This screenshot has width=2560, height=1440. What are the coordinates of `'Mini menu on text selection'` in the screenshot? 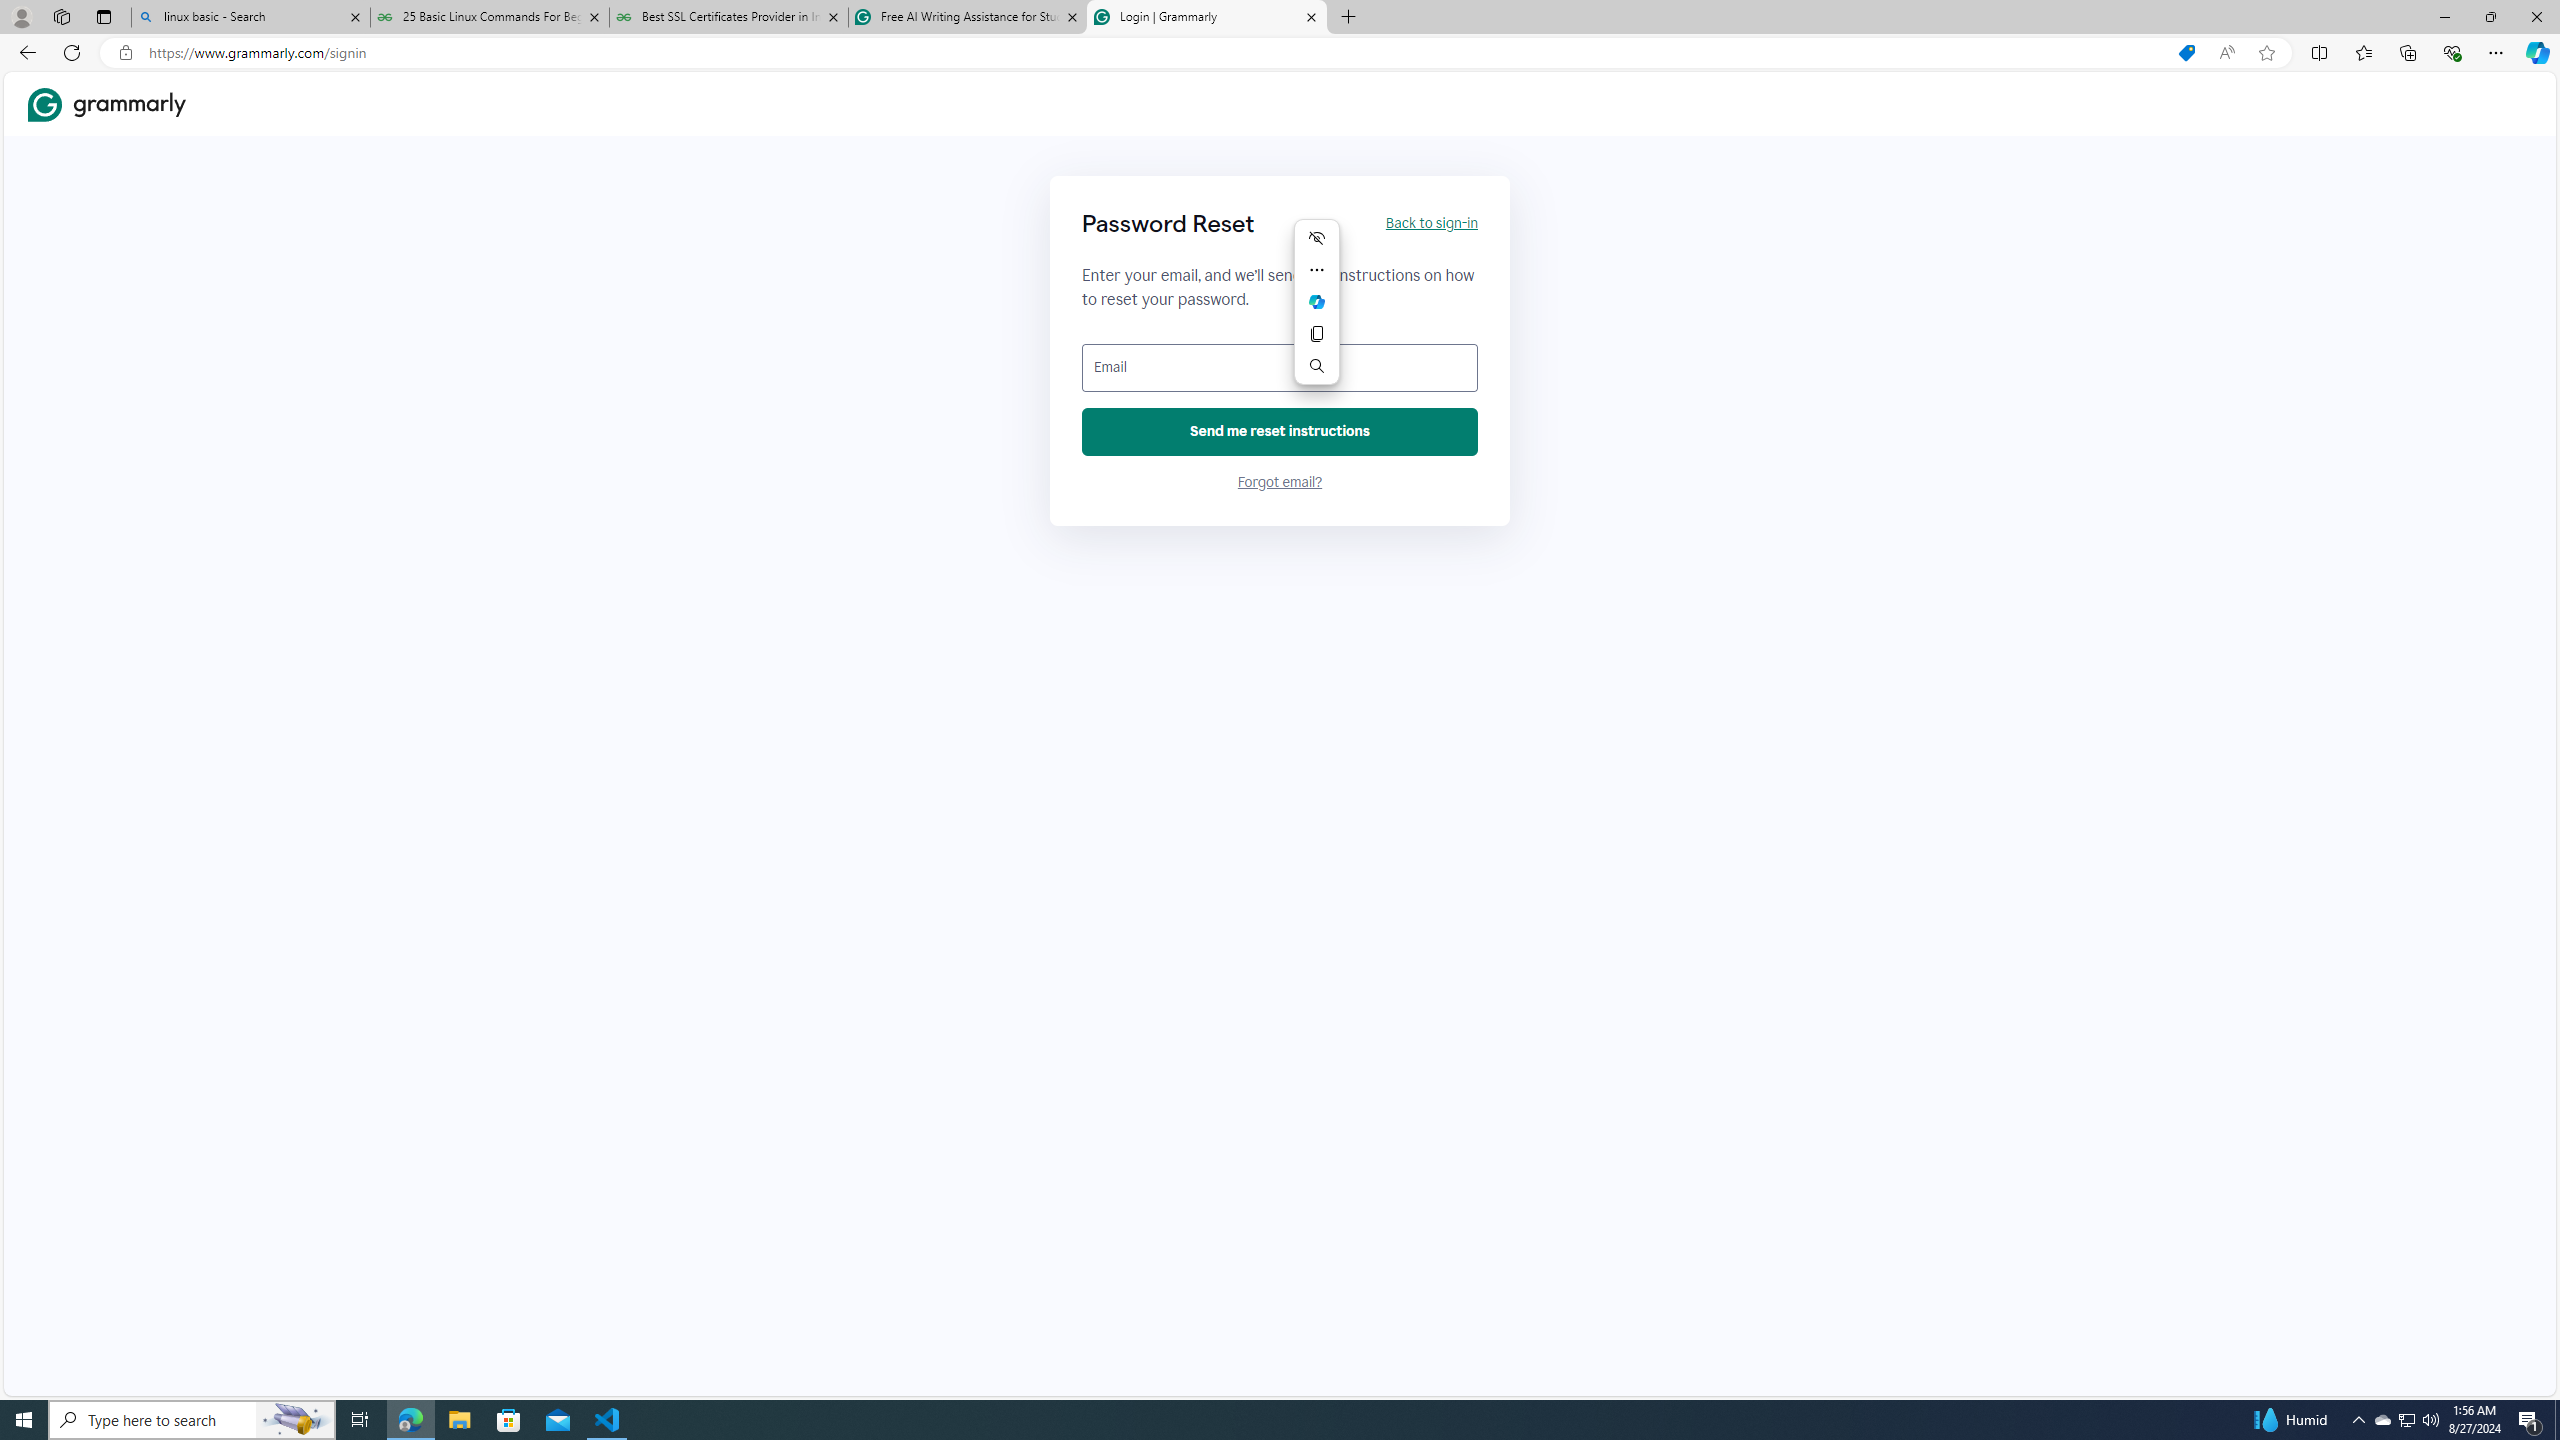 It's located at (1316, 313).